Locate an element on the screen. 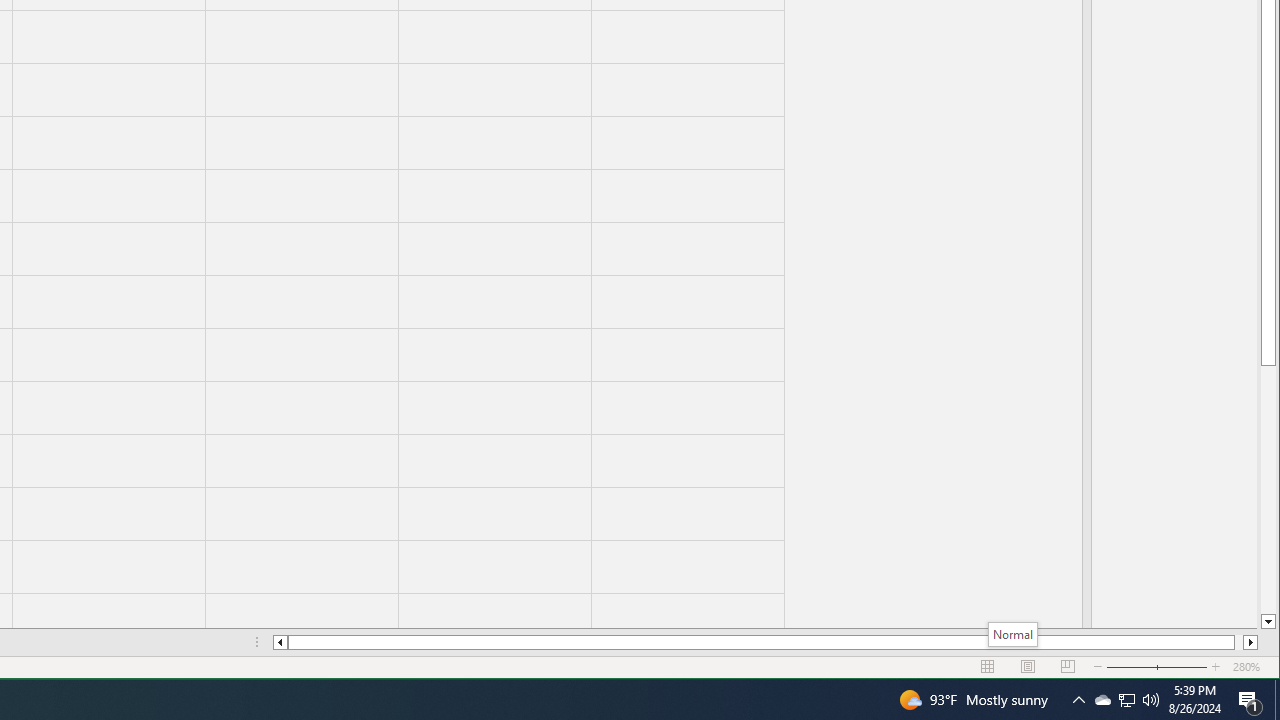  'Show desktop' is located at coordinates (1276, 698).